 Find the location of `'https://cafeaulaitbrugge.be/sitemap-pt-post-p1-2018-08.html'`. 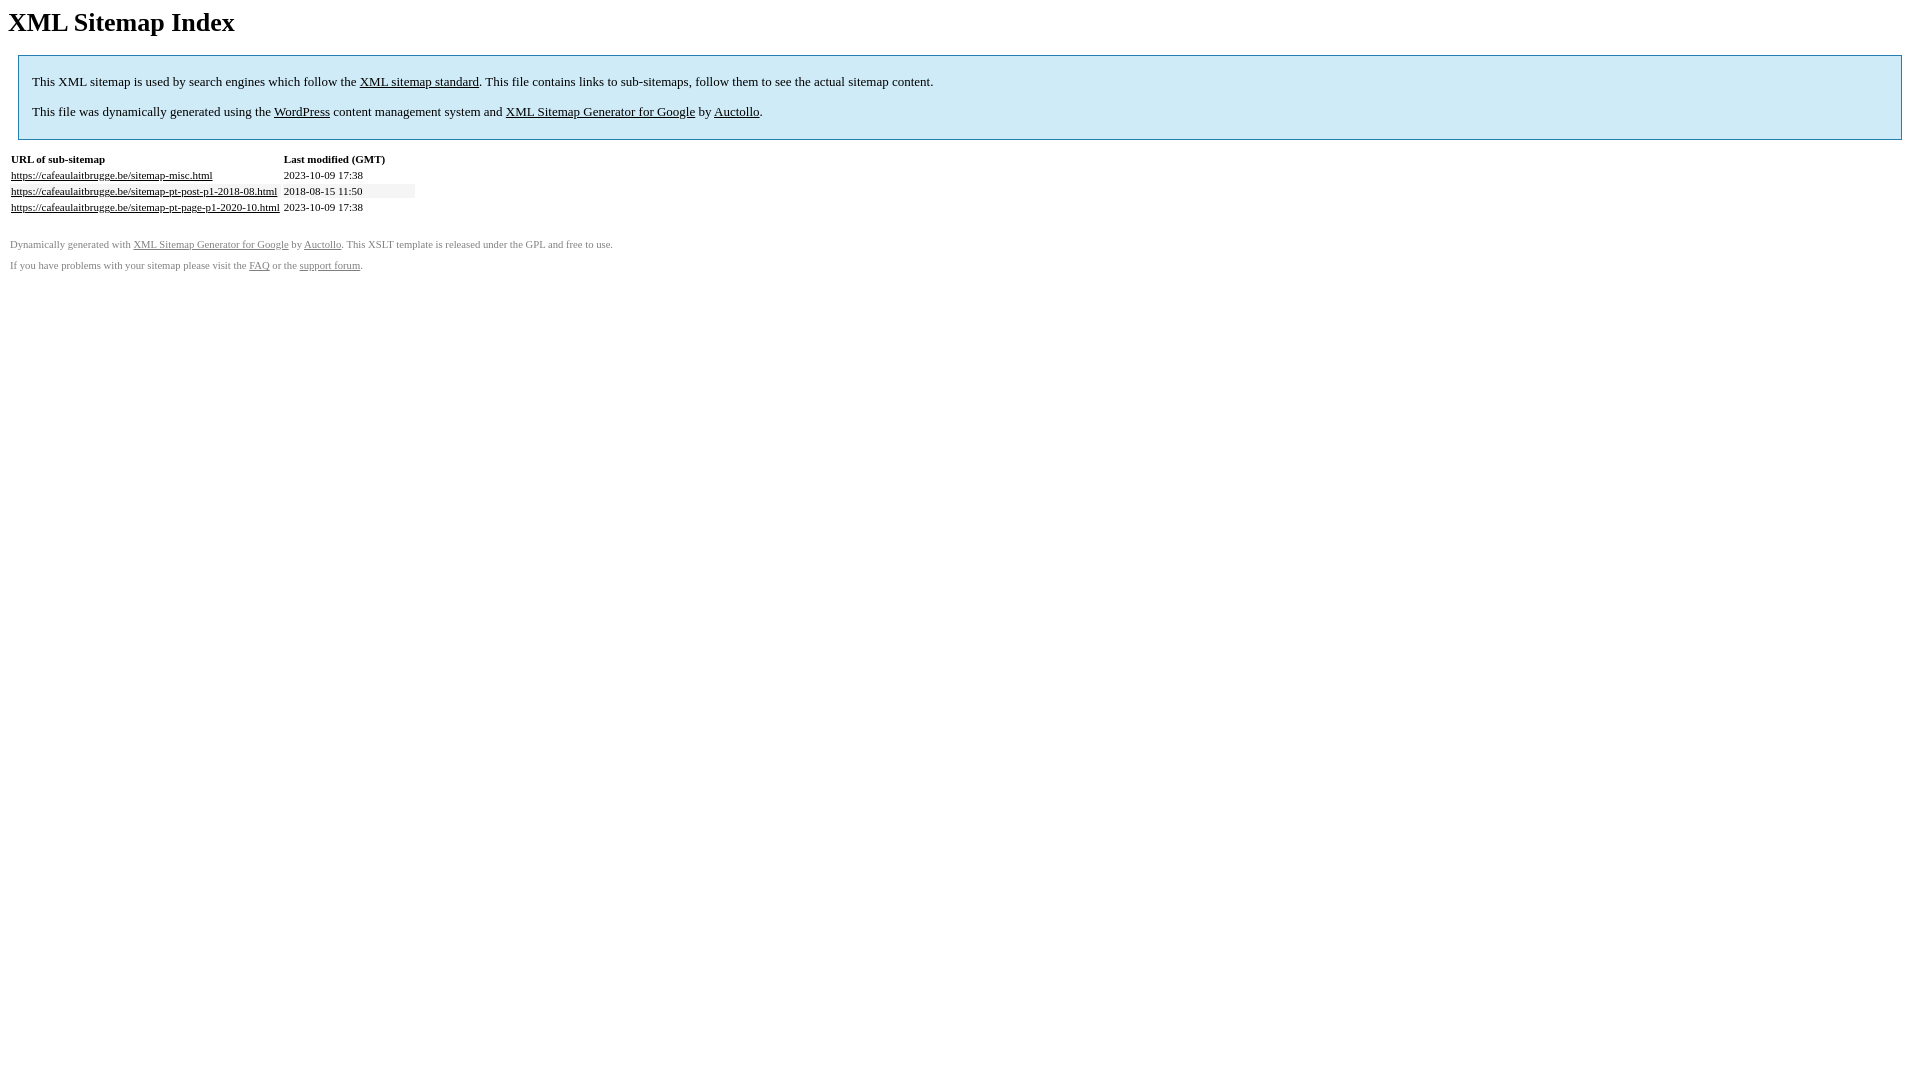

'https://cafeaulaitbrugge.be/sitemap-pt-post-p1-2018-08.html' is located at coordinates (143, 191).